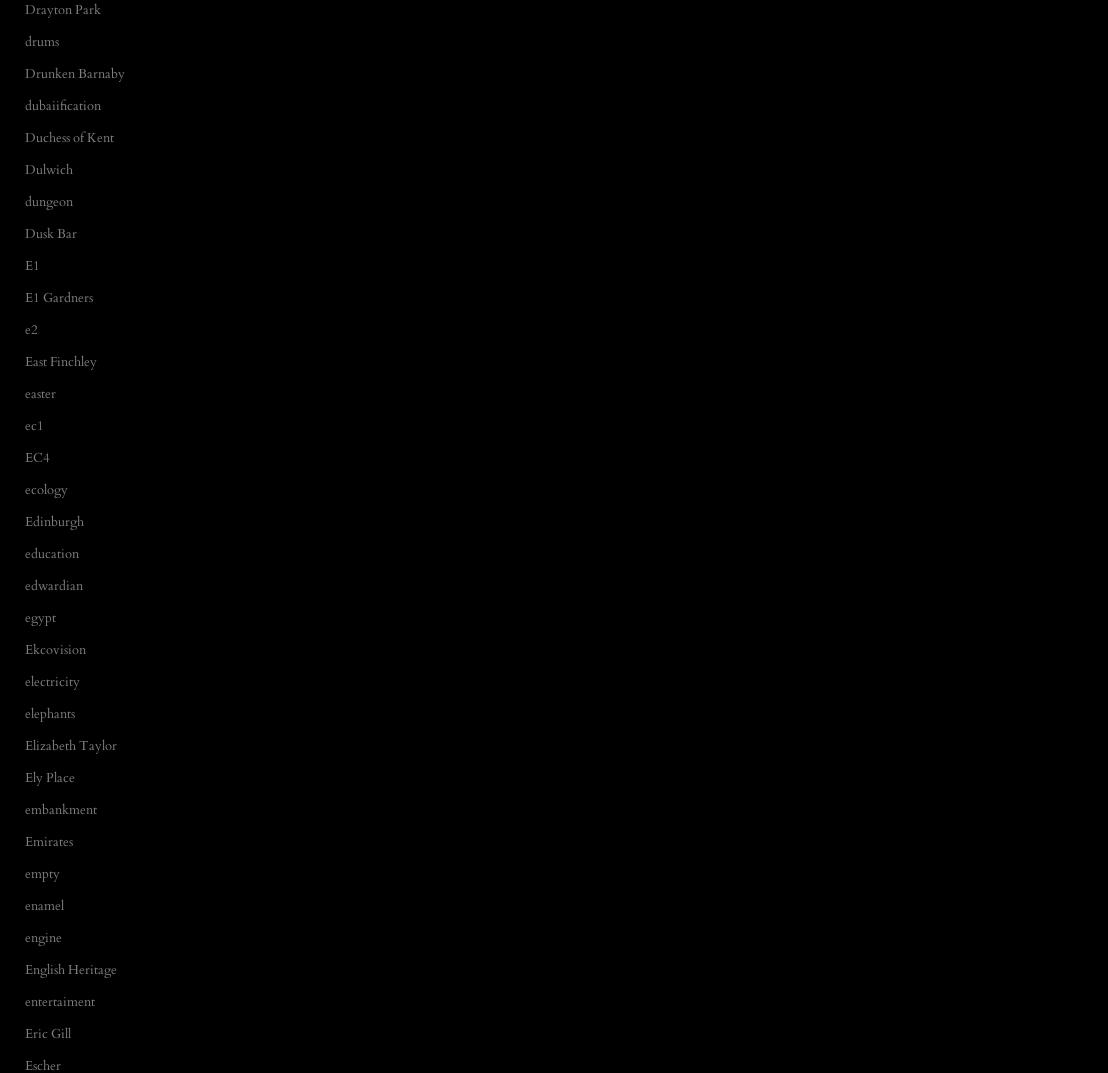 The height and width of the screenshot is (1073, 1108). Describe the element at coordinates (62, 105) in the screenshot. I see `'dubaiification'` at that location.